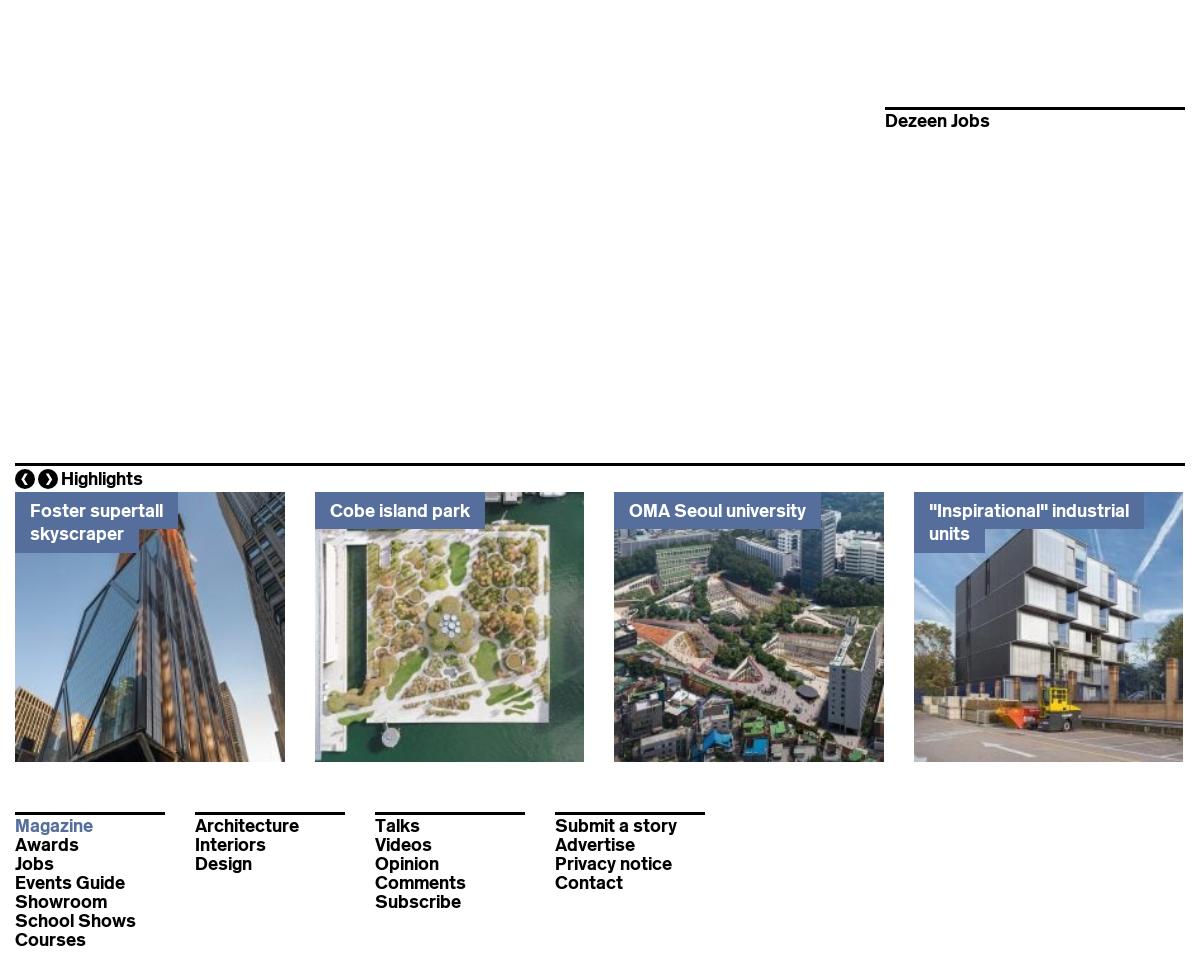  Describe the element at coordinates (407, 864) in the screenshot. I see `'Opinion'` at that location.